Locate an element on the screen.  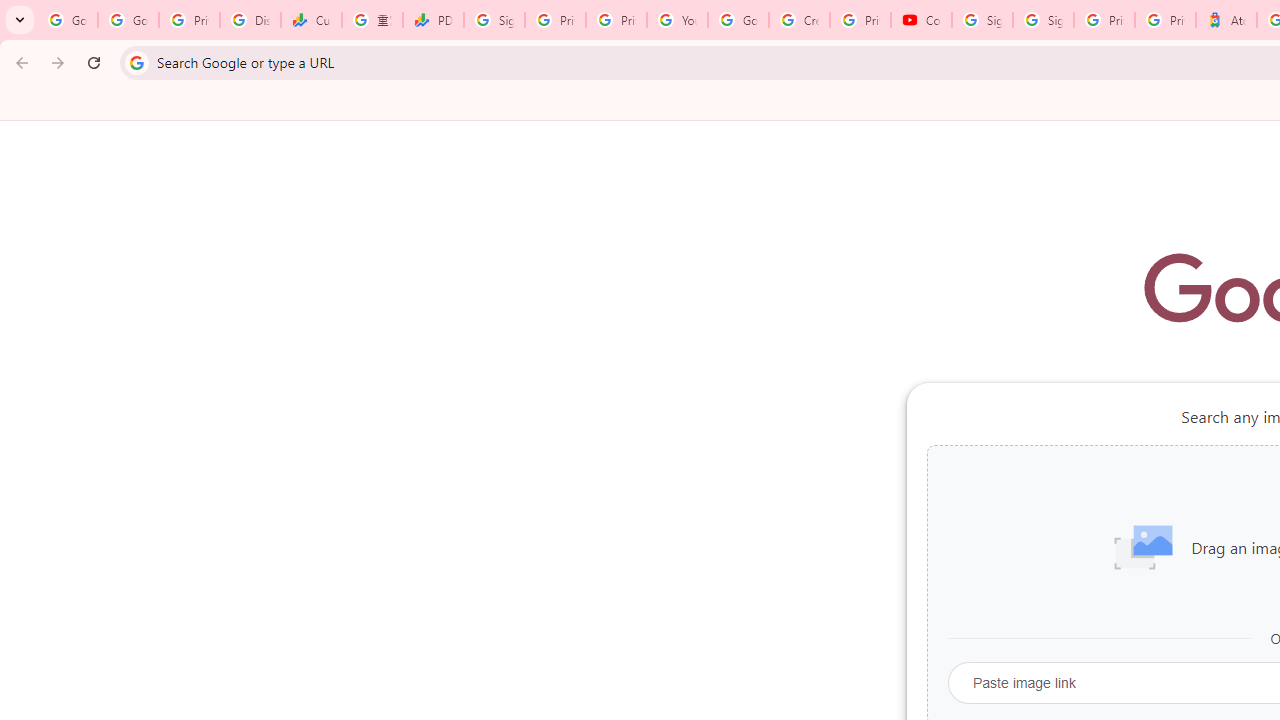
'Google Workspace Admin Community' is located at coordinates (67, 20).